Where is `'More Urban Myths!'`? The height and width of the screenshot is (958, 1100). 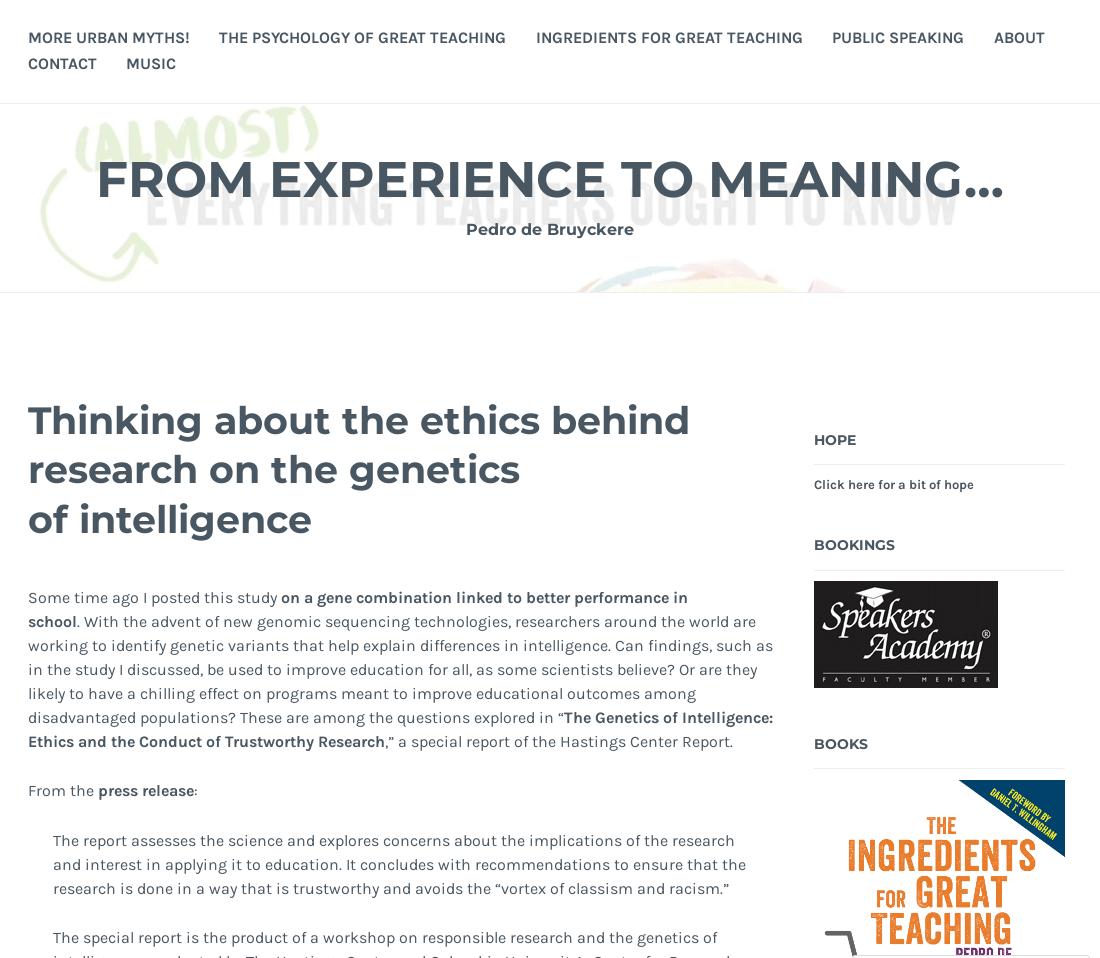
'More Urban Myths!' is located at coordinates (108, 35).